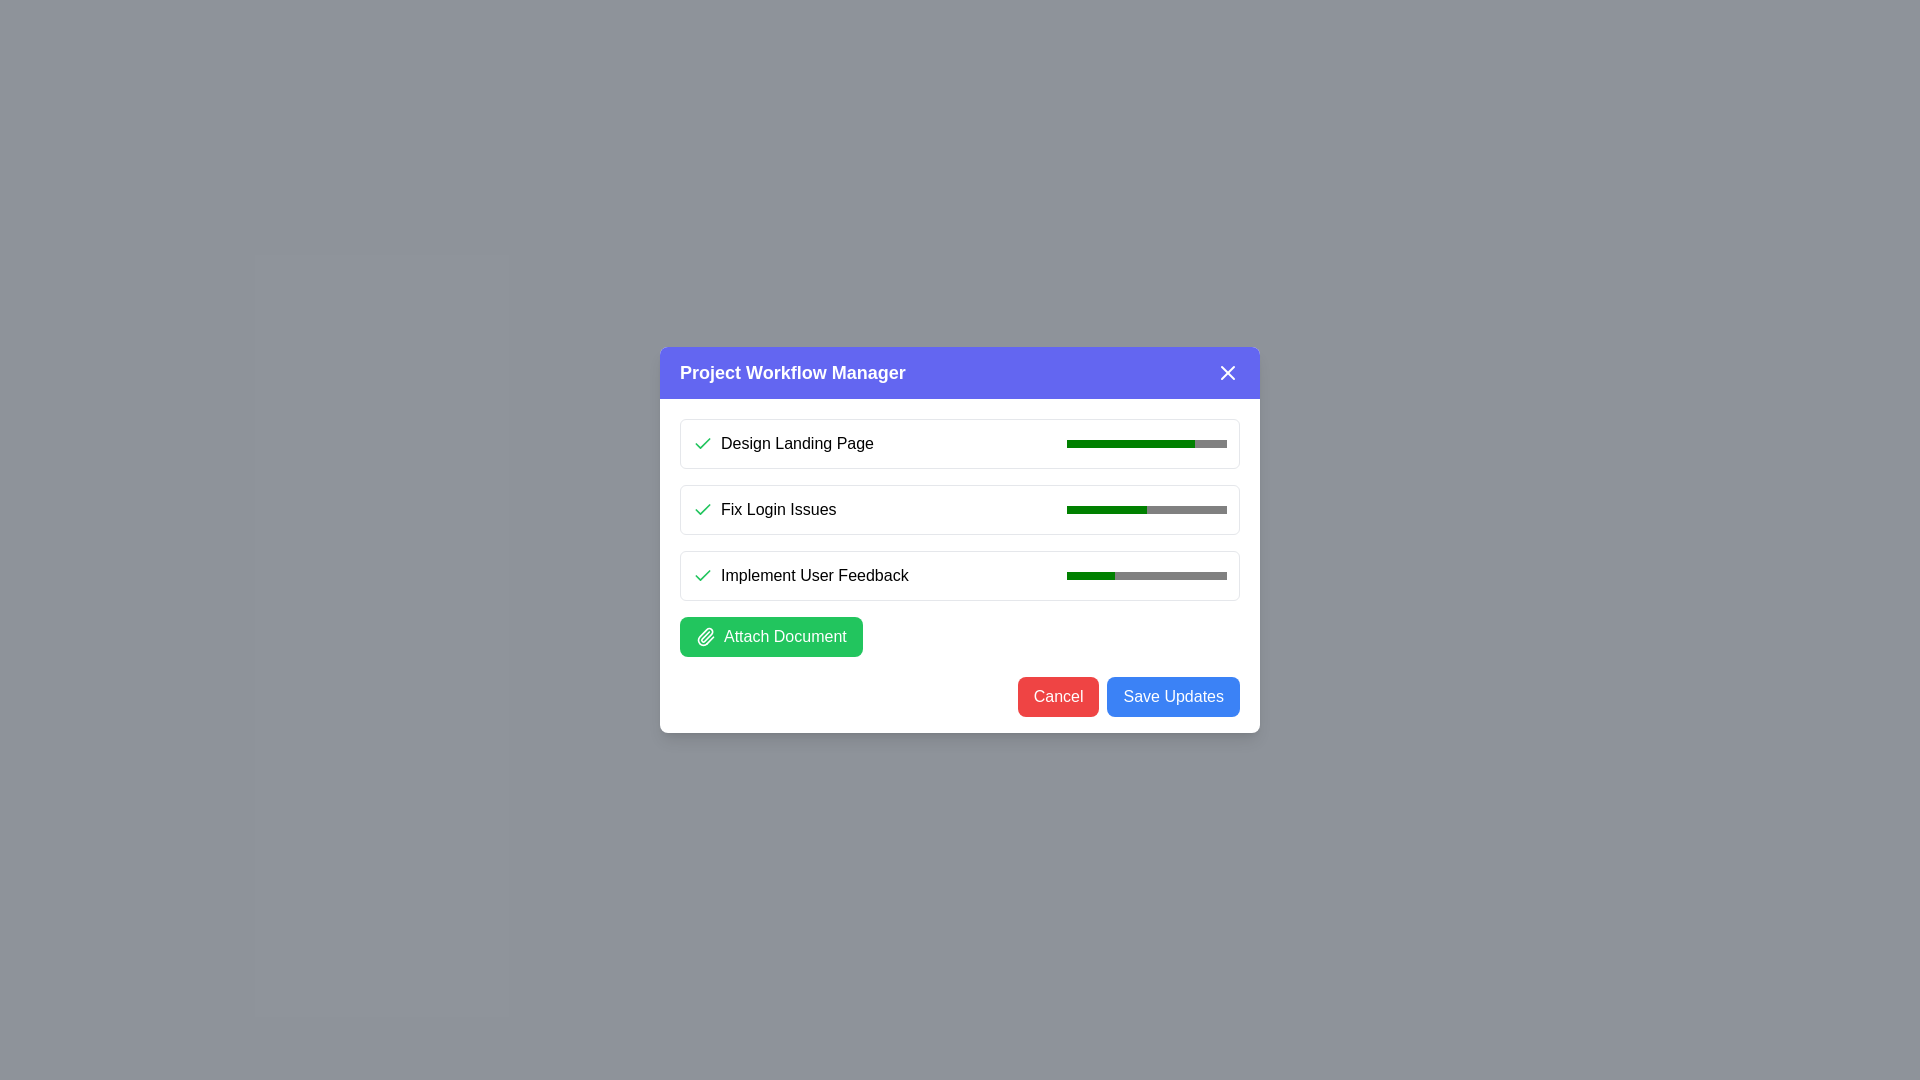 The height and width of the screenshot is (1080, 1920). Describe the element at coordinates (705, 636) in the screenshot. I see `the green paperclip icon within the 'Attach Document' button in the 'Project Workflow Manager' modal` at that location.